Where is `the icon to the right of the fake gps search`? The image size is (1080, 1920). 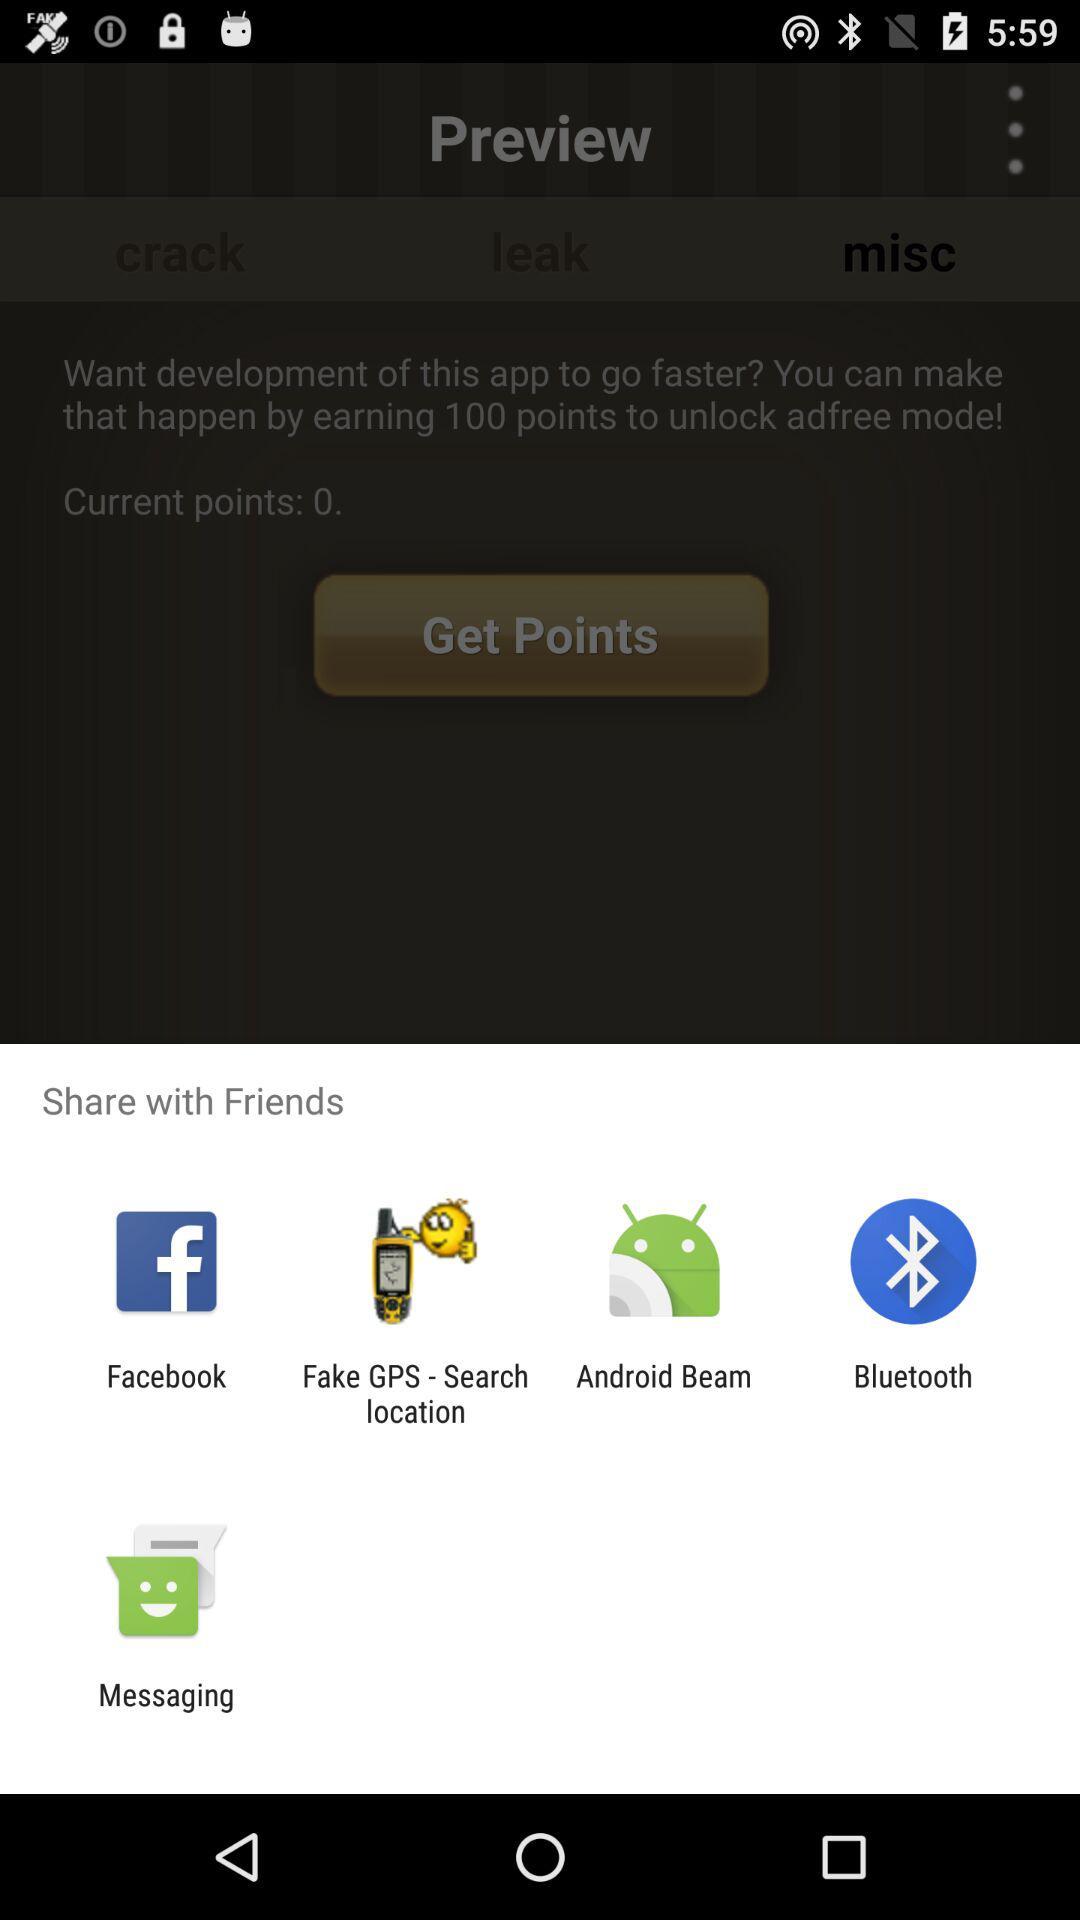 the icon to the right of the fake gps search is located at coordinates (664, 1392).